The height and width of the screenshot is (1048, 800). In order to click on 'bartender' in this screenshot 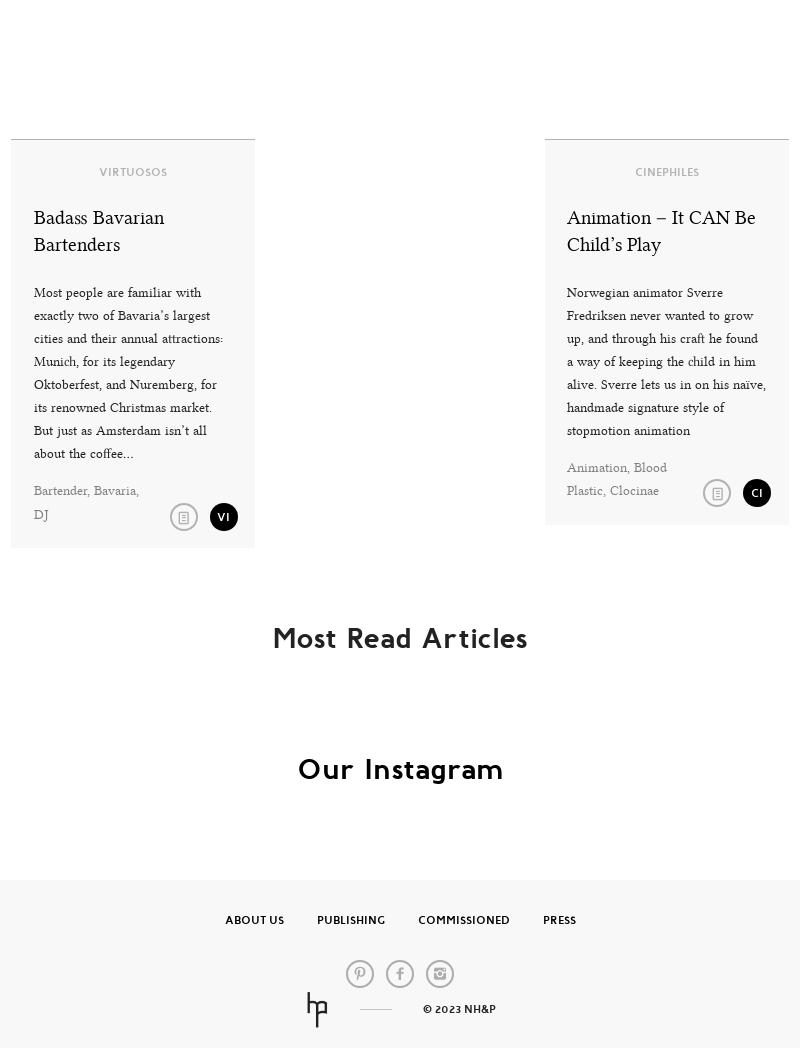, I will do `click(58, 490)`.